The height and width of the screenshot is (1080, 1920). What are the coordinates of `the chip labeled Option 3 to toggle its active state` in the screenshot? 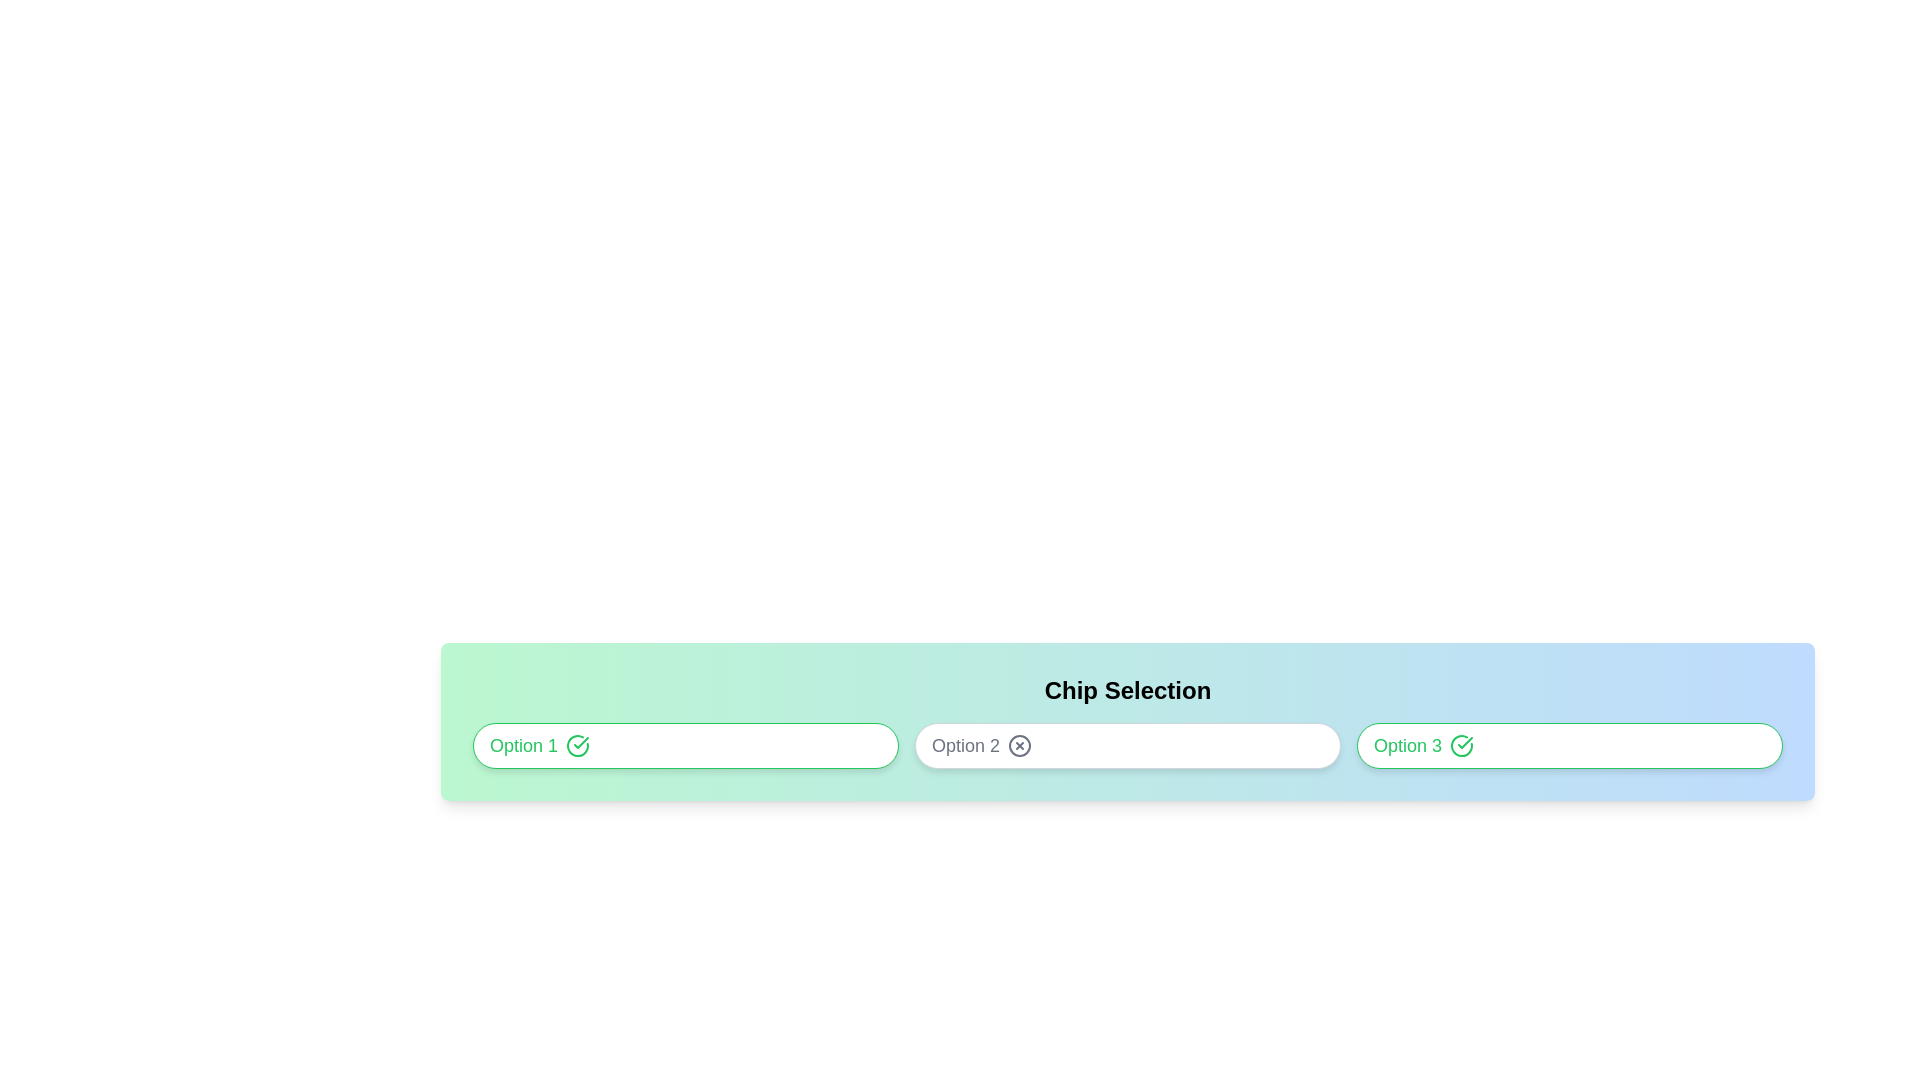 It's located at (1568, 745).